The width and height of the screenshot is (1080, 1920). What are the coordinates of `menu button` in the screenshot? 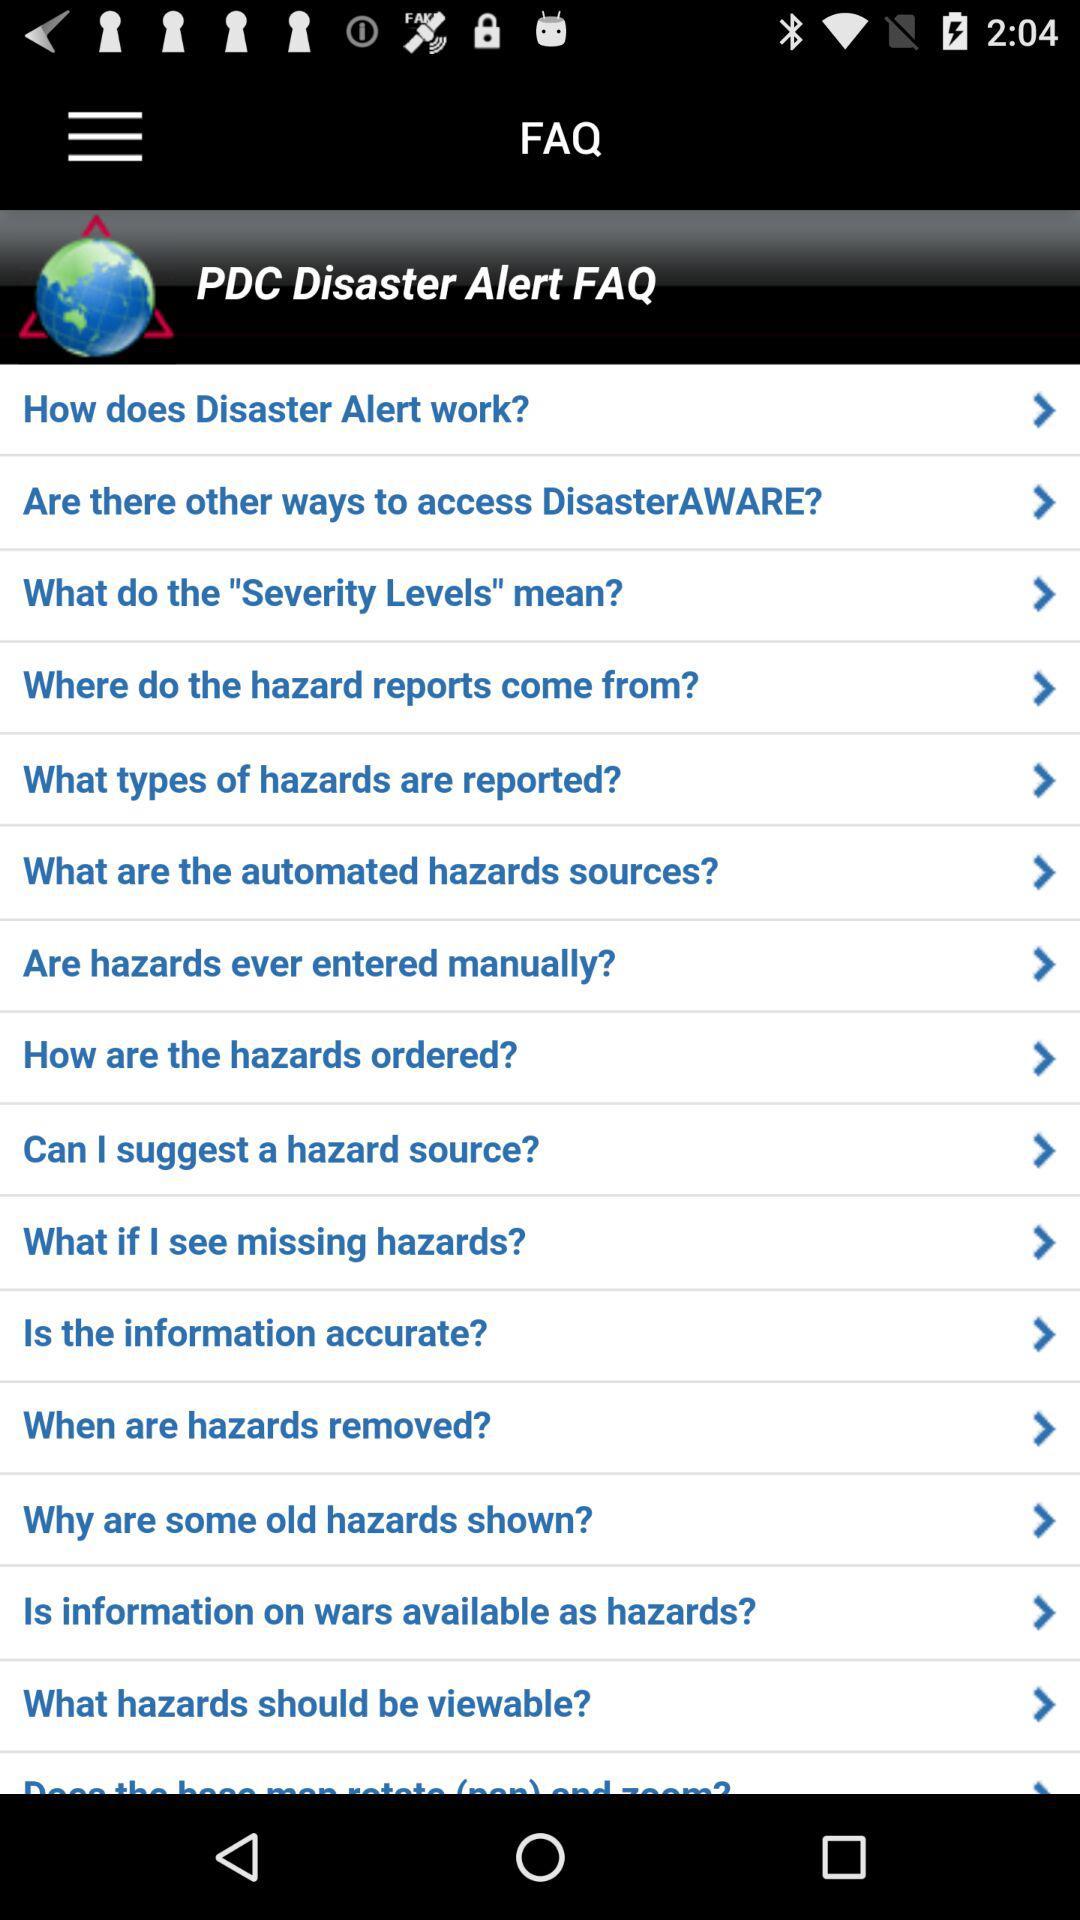 It's located at (105, 135).